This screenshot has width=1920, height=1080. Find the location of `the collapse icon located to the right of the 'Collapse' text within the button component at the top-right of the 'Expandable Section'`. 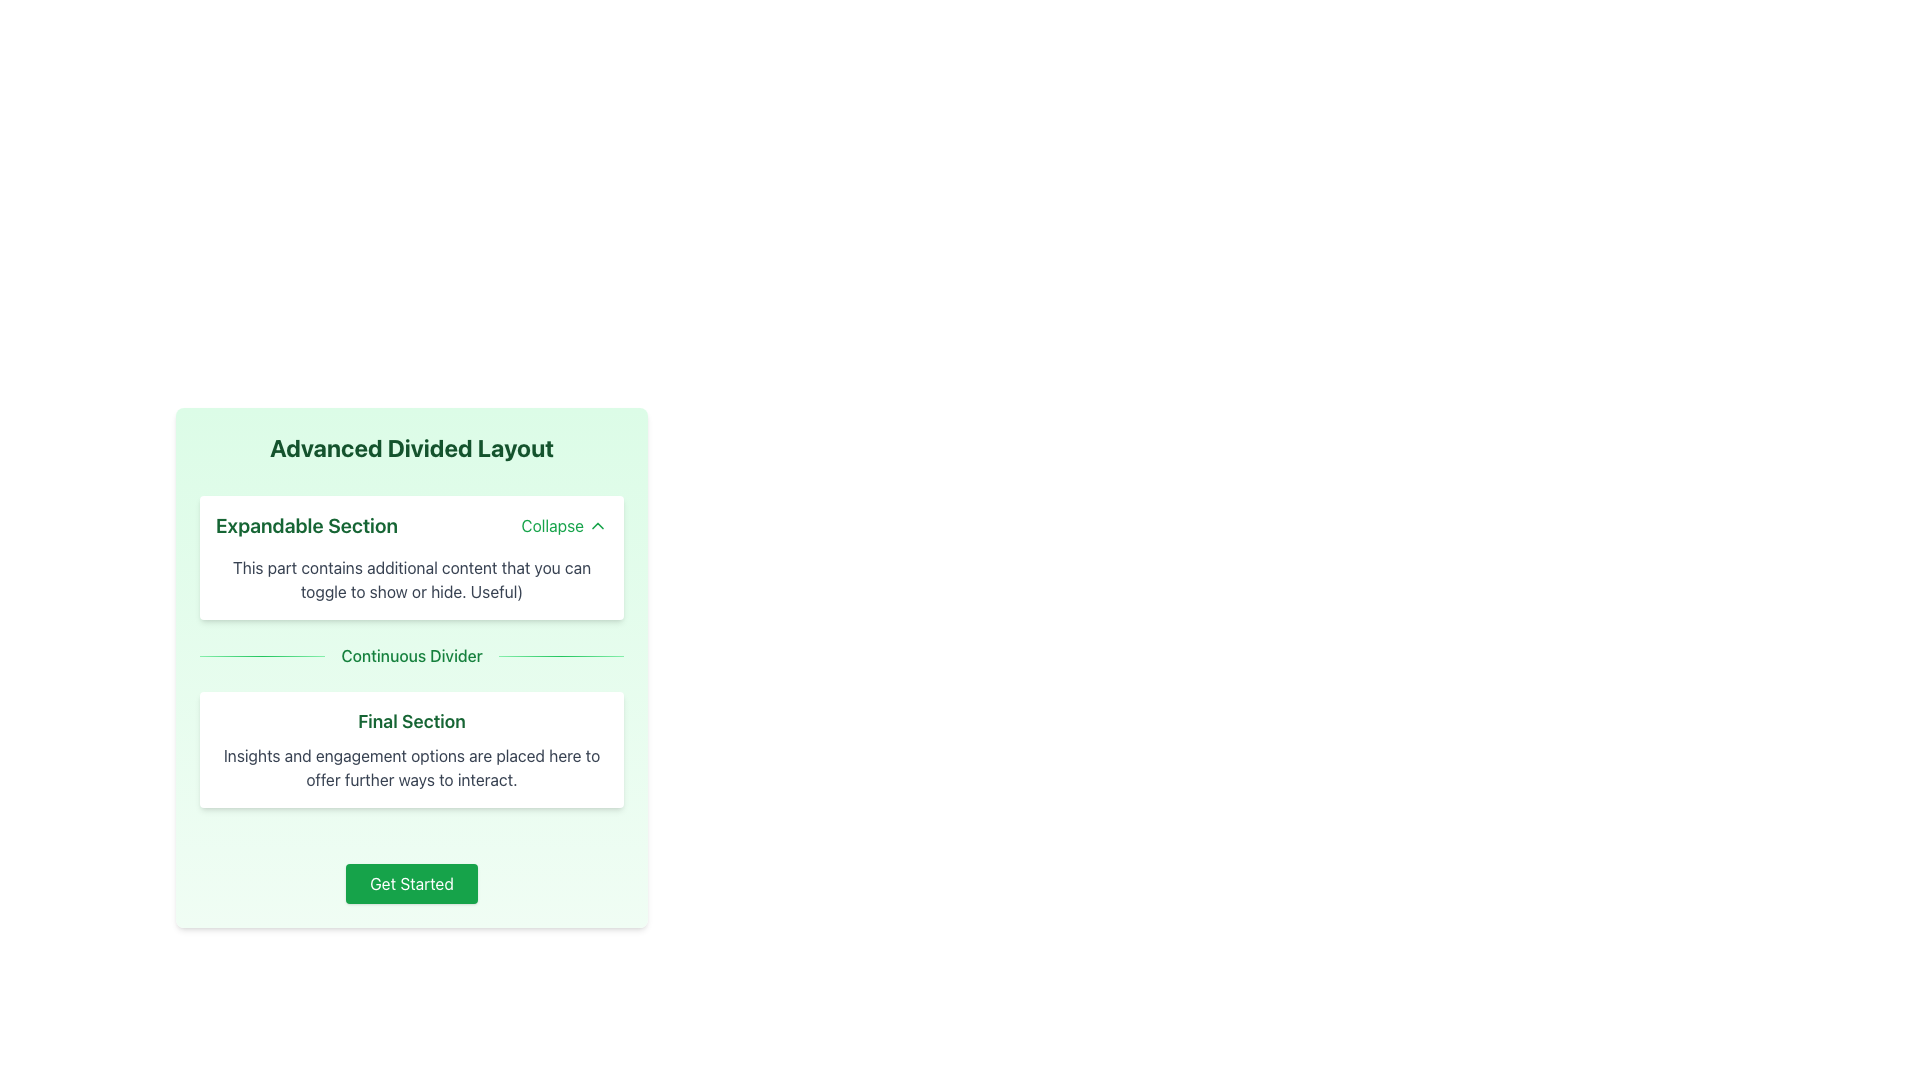

the collapse icon located to the right of the 'Collapse' text within the button component at the top-right of the 'Expandable Section' is located at coordinates (597, 524).